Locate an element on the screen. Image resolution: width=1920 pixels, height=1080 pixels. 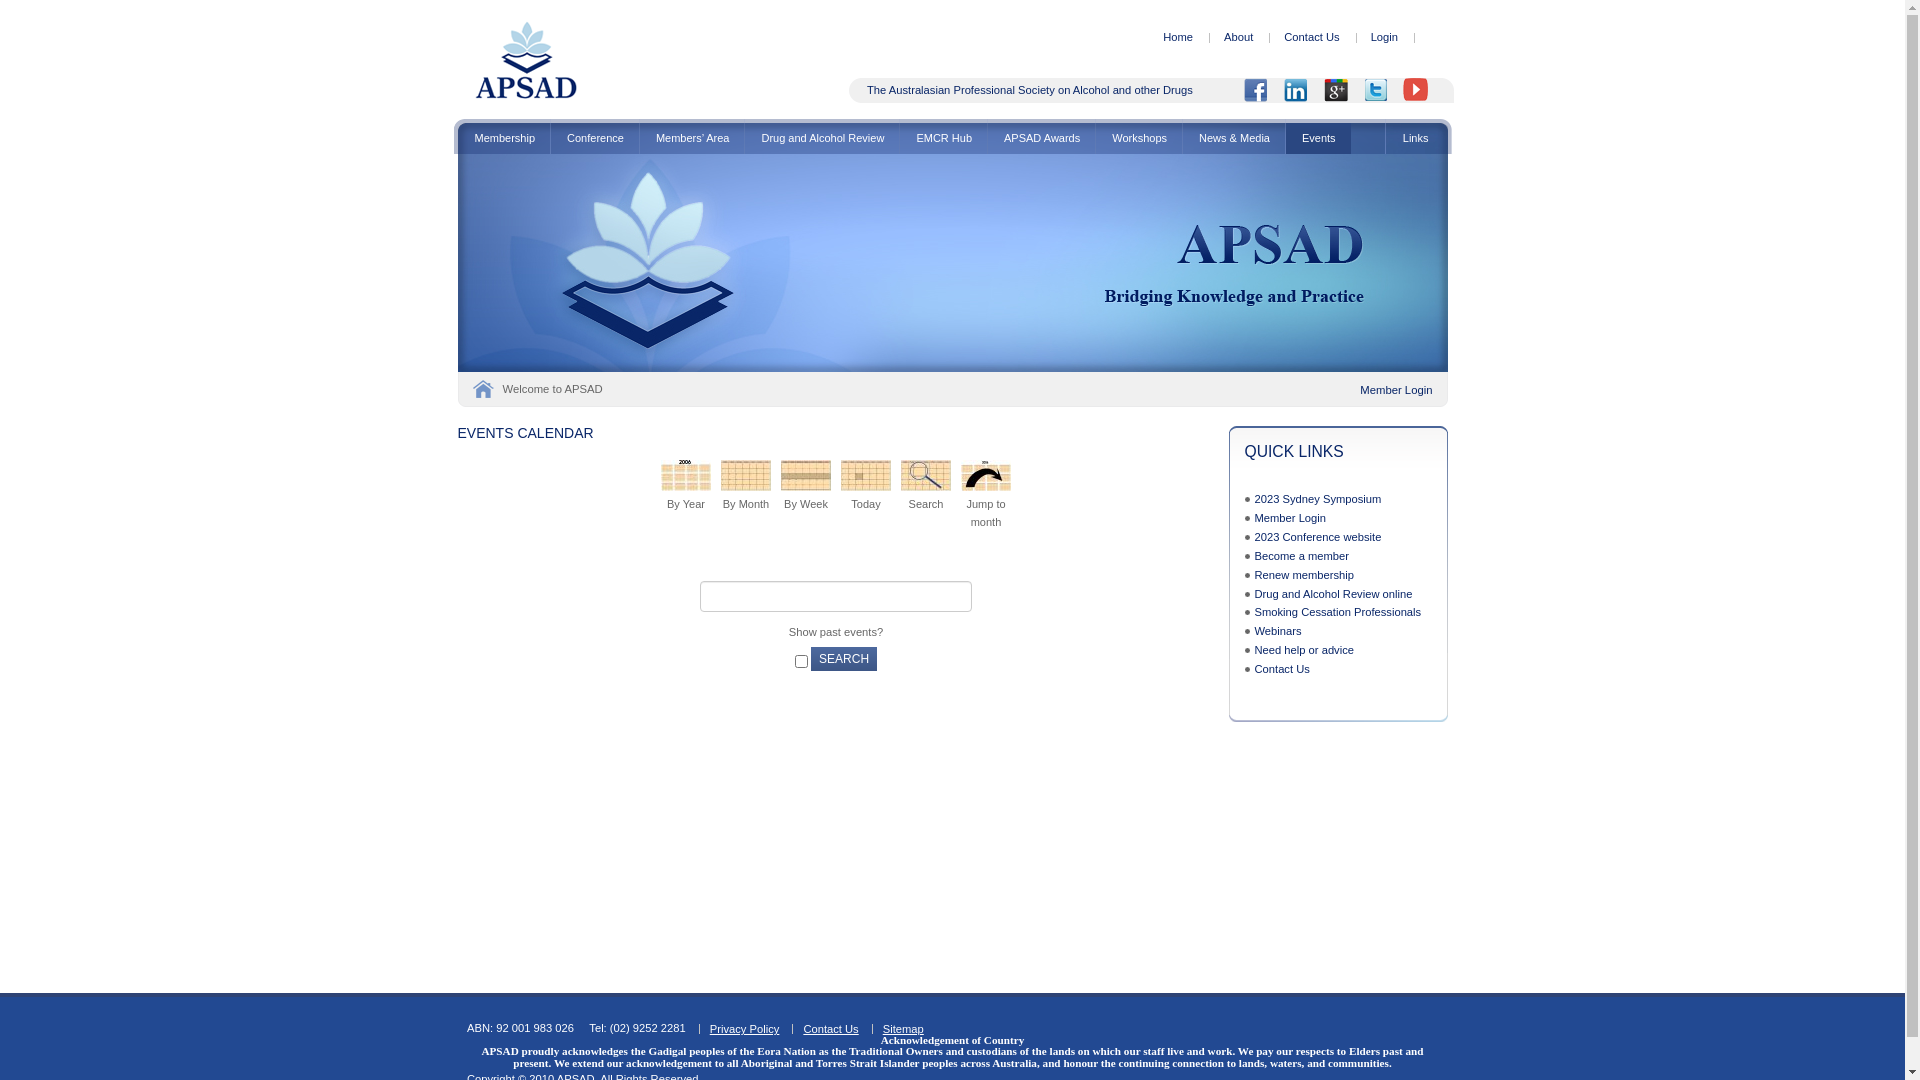
'APASD' is located at coordinates (525, 96).